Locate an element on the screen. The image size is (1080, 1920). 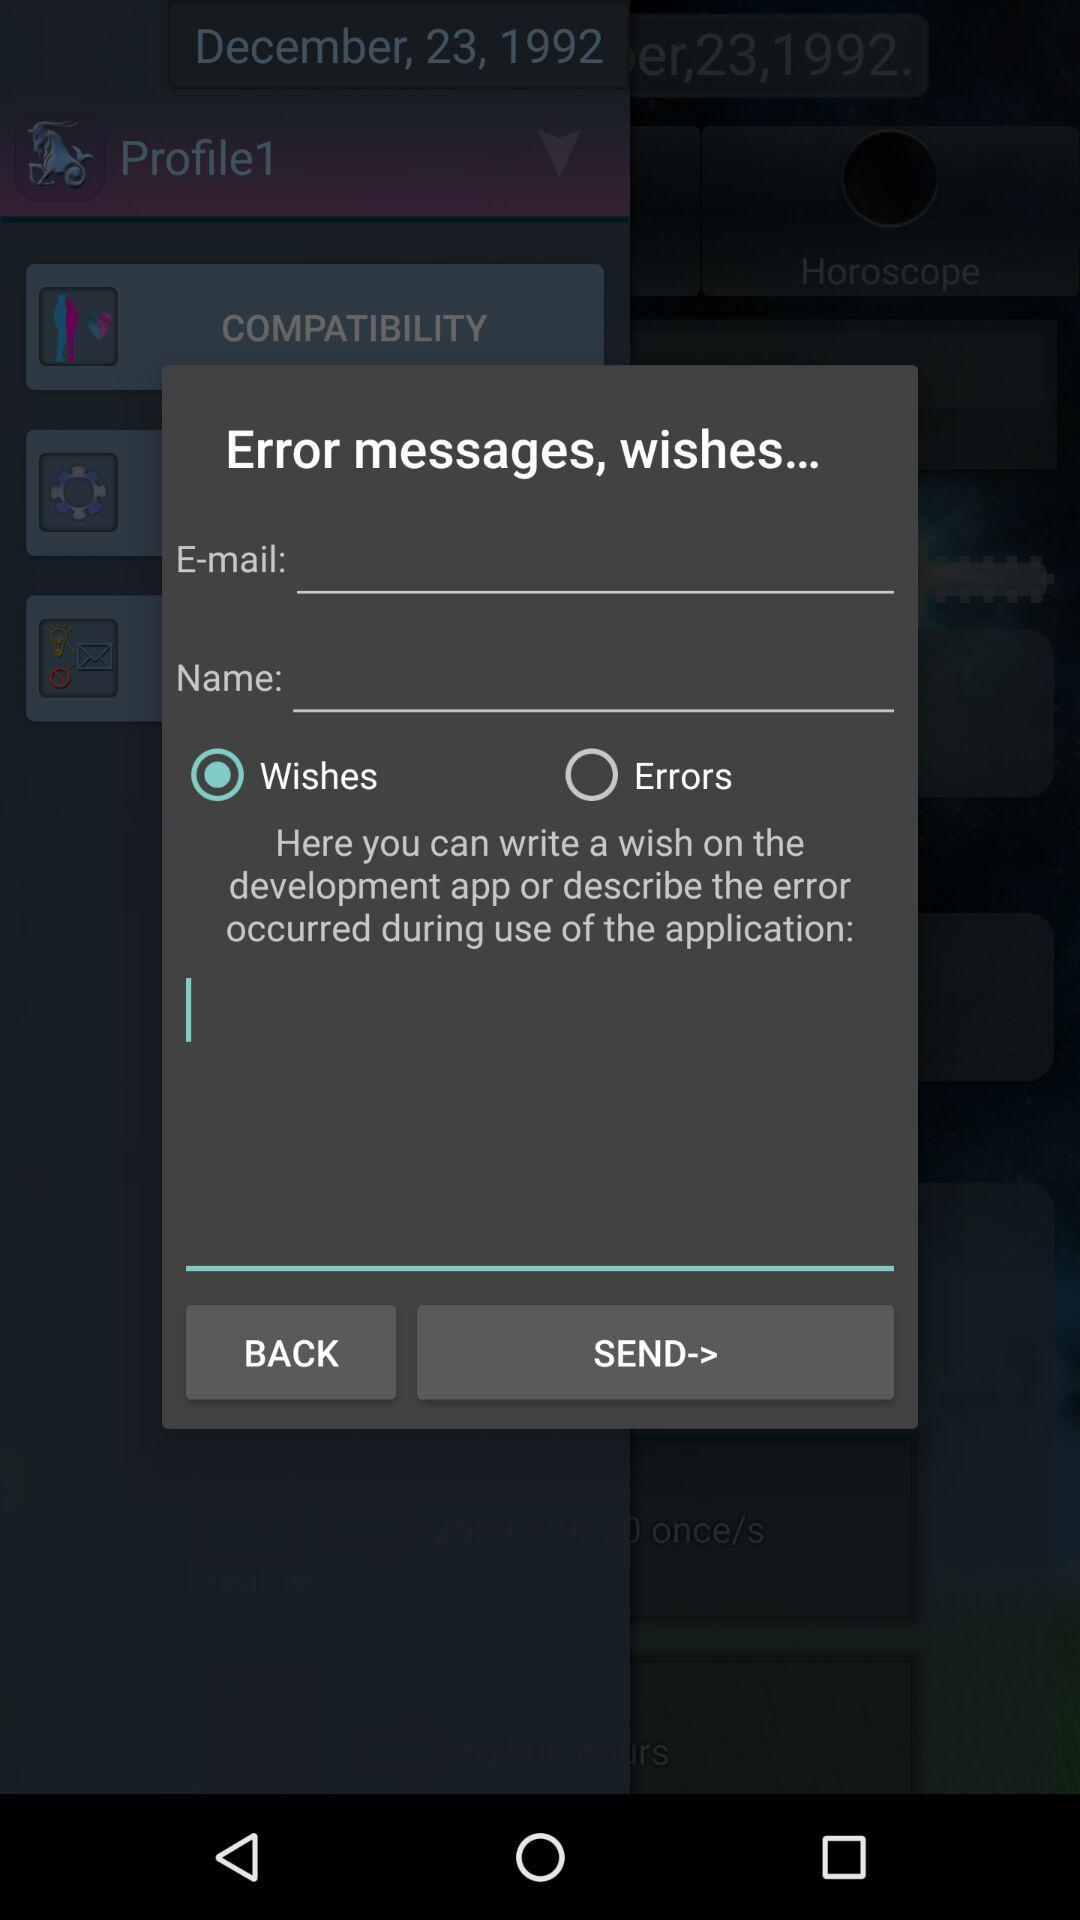
type text is located at coordinates (594, 555).